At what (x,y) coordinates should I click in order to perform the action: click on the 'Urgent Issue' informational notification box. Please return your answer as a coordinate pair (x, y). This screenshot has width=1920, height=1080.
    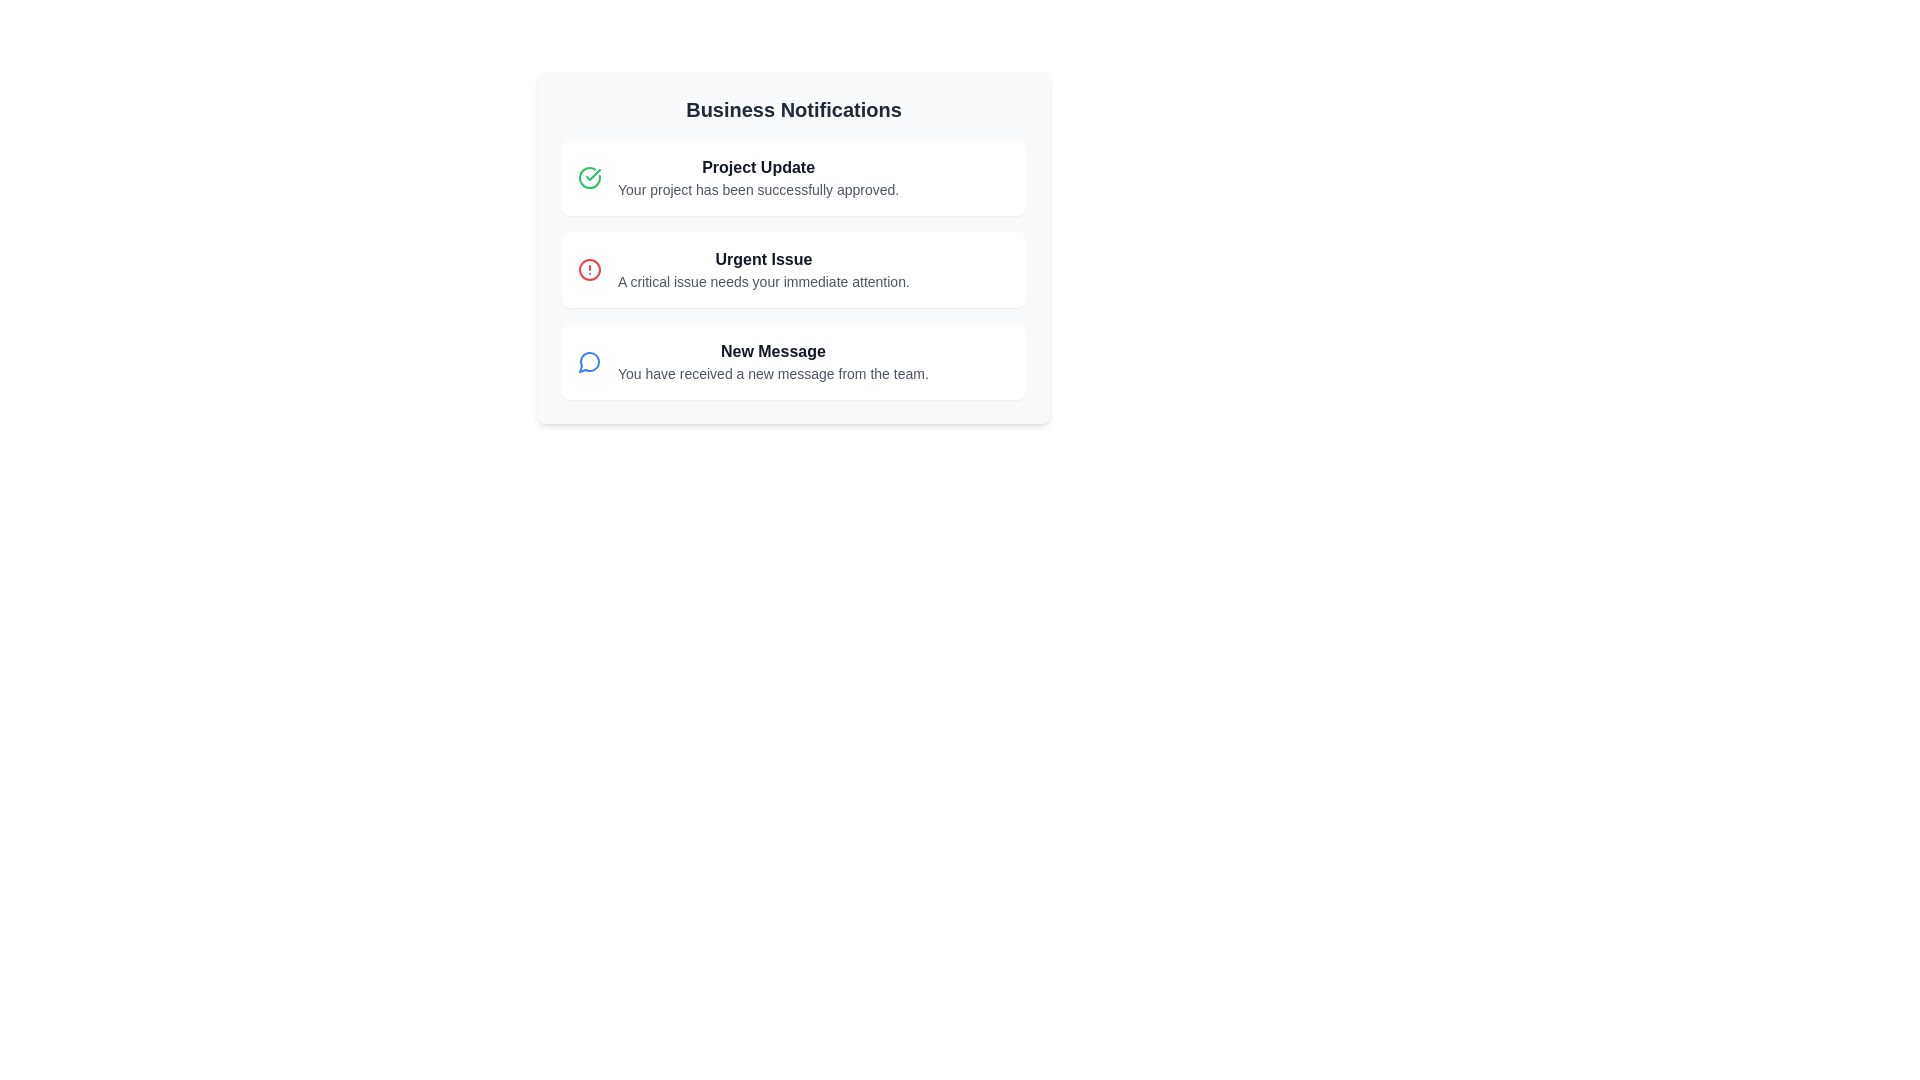
    Looking at the image, I should click on (762, 270).